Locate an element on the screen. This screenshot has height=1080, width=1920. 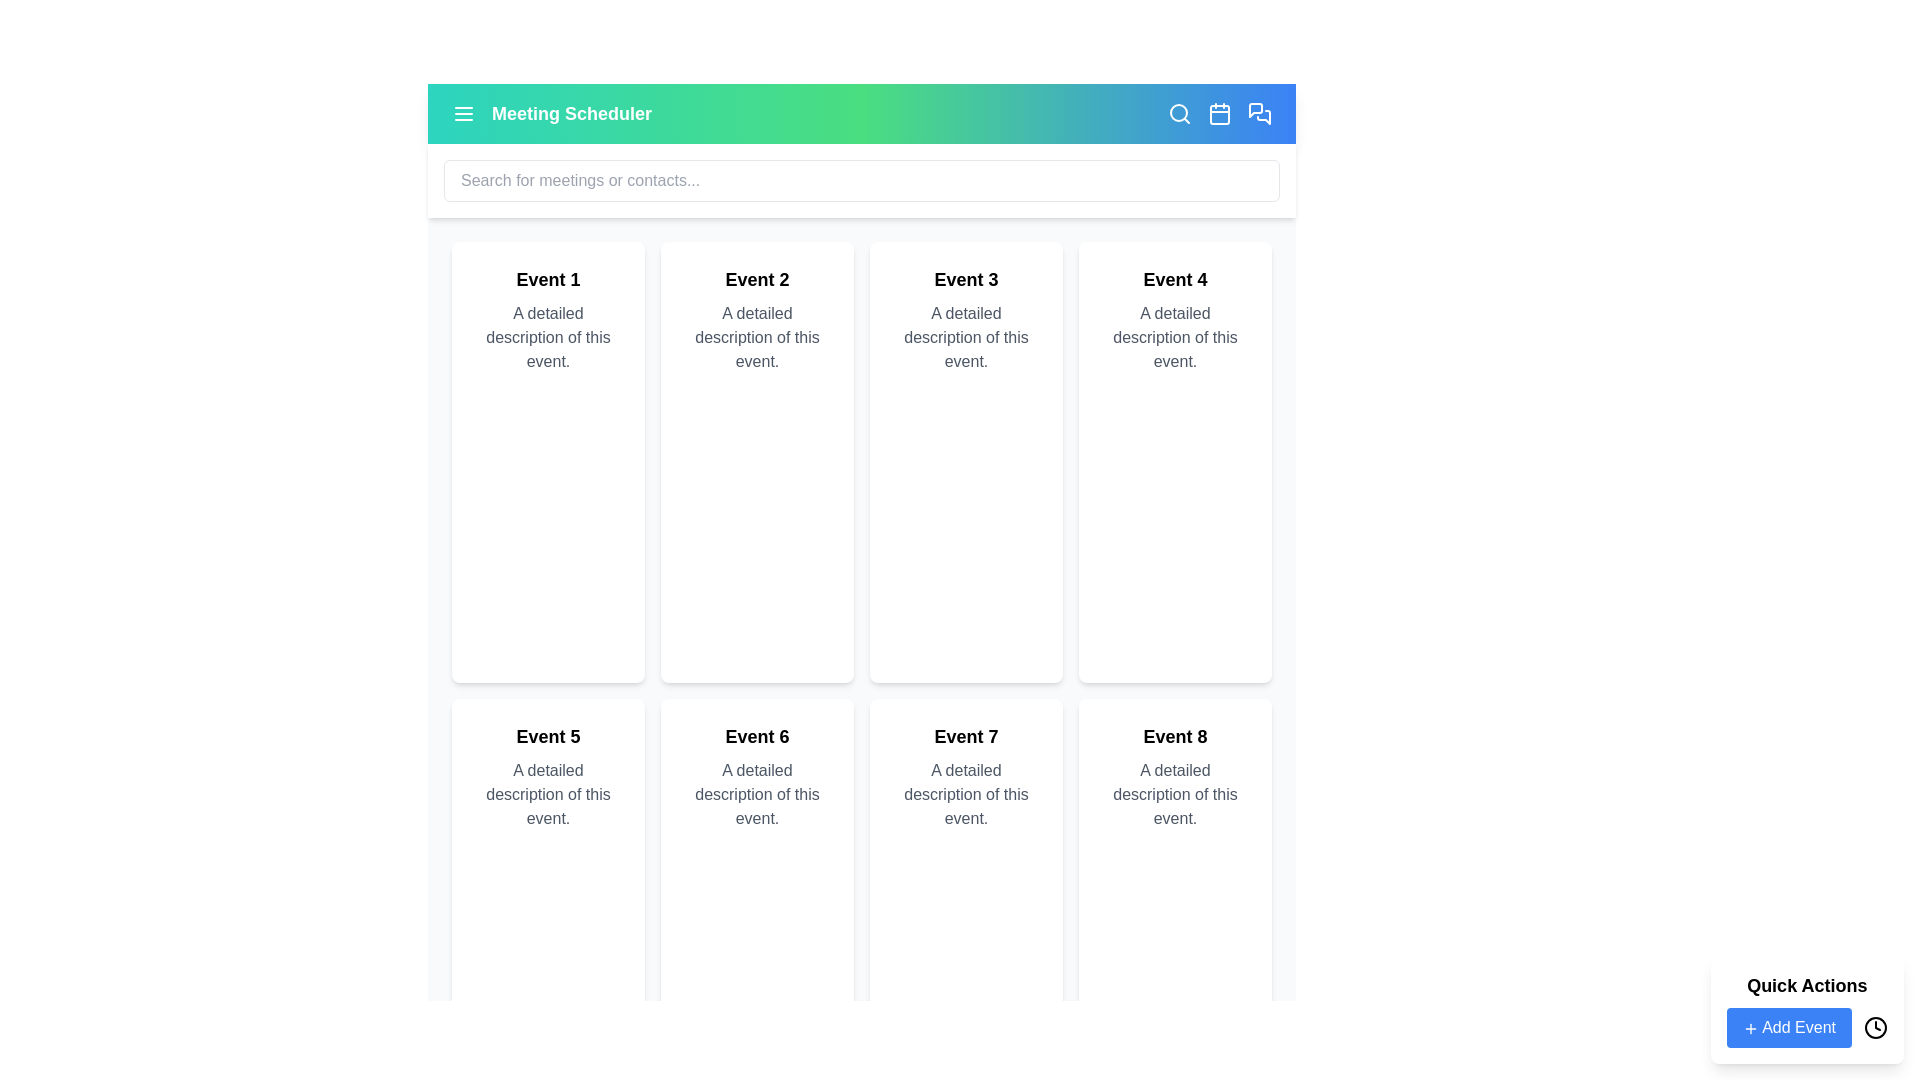
the text label 'Event 1' which is displayed in bold, large font within the top-left card of the grid layout is located at coordinates (548, 280).